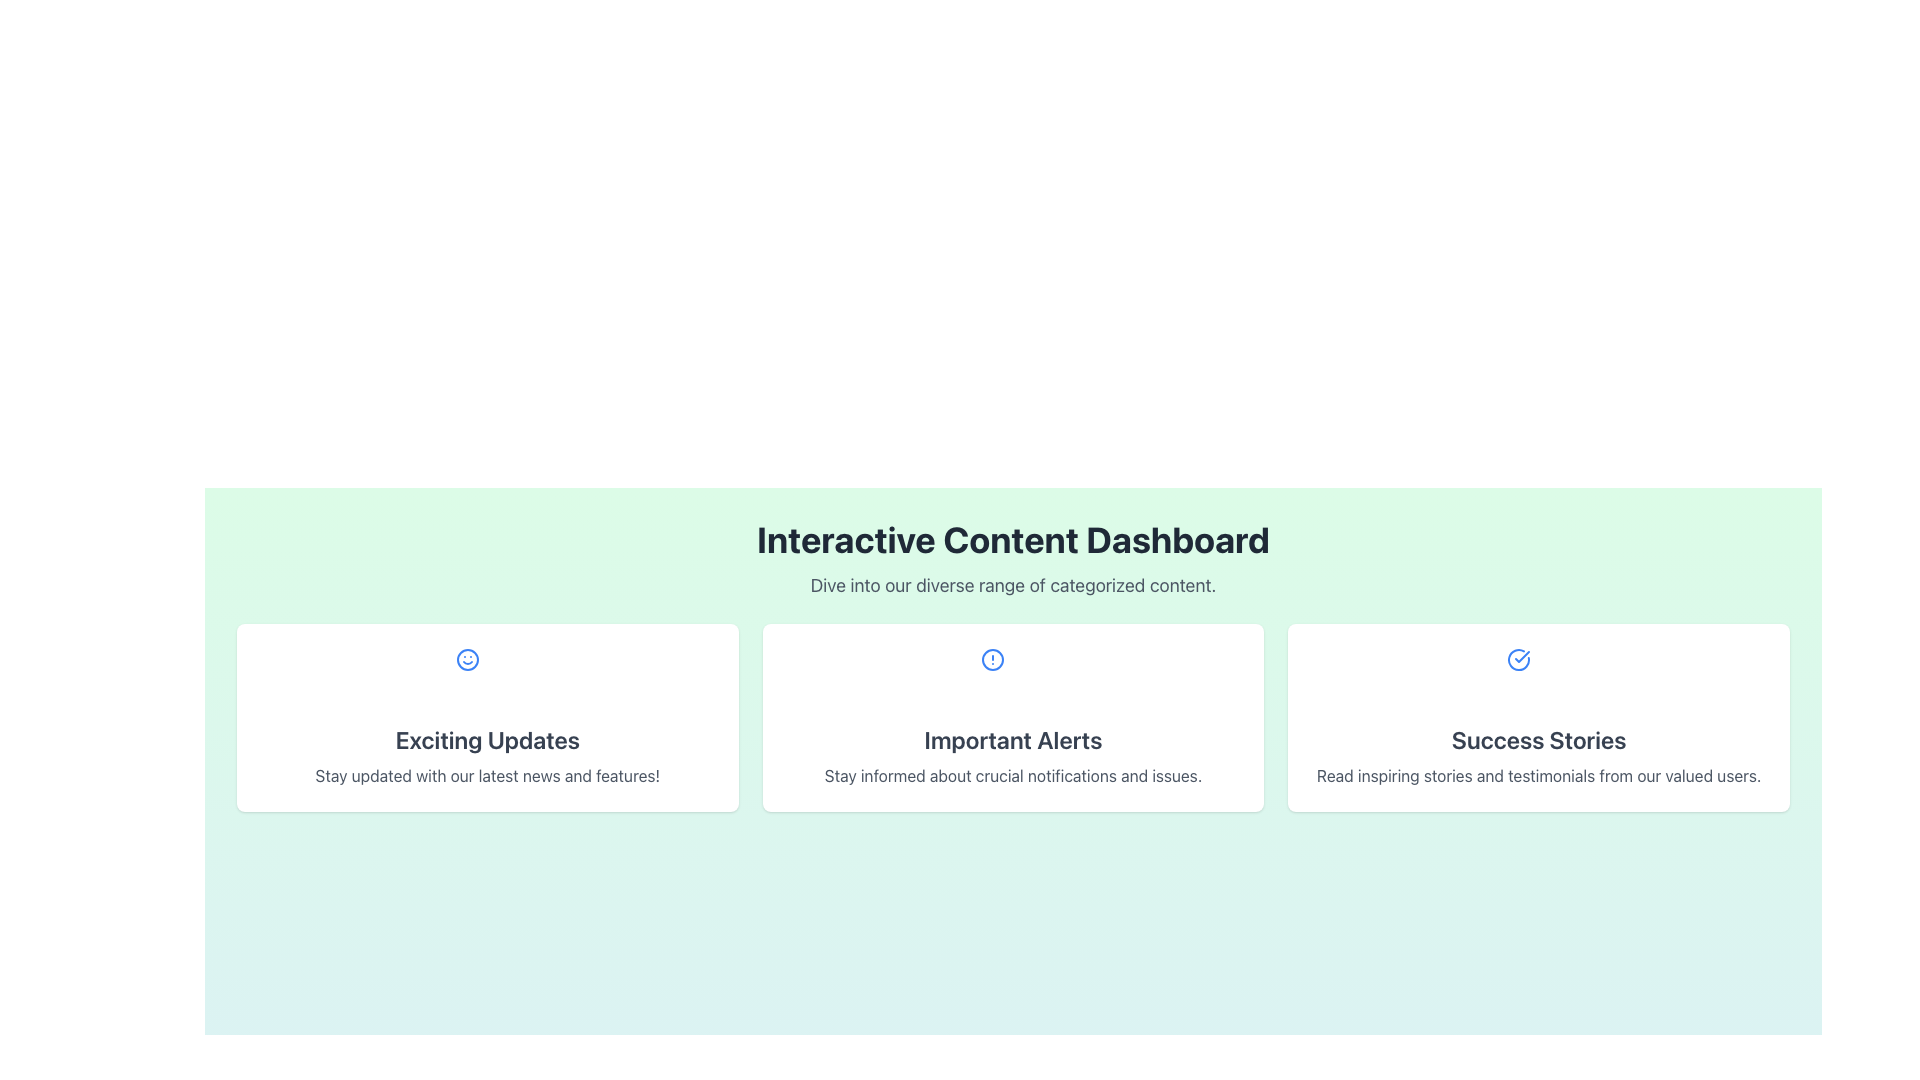 This screenshot has height=1080, width=1920. I want to click on the blue circular icon with an alert symbol located in the center of the 'Important Alerts' card in the Interactive Content Dashboard, so click(993, 659).